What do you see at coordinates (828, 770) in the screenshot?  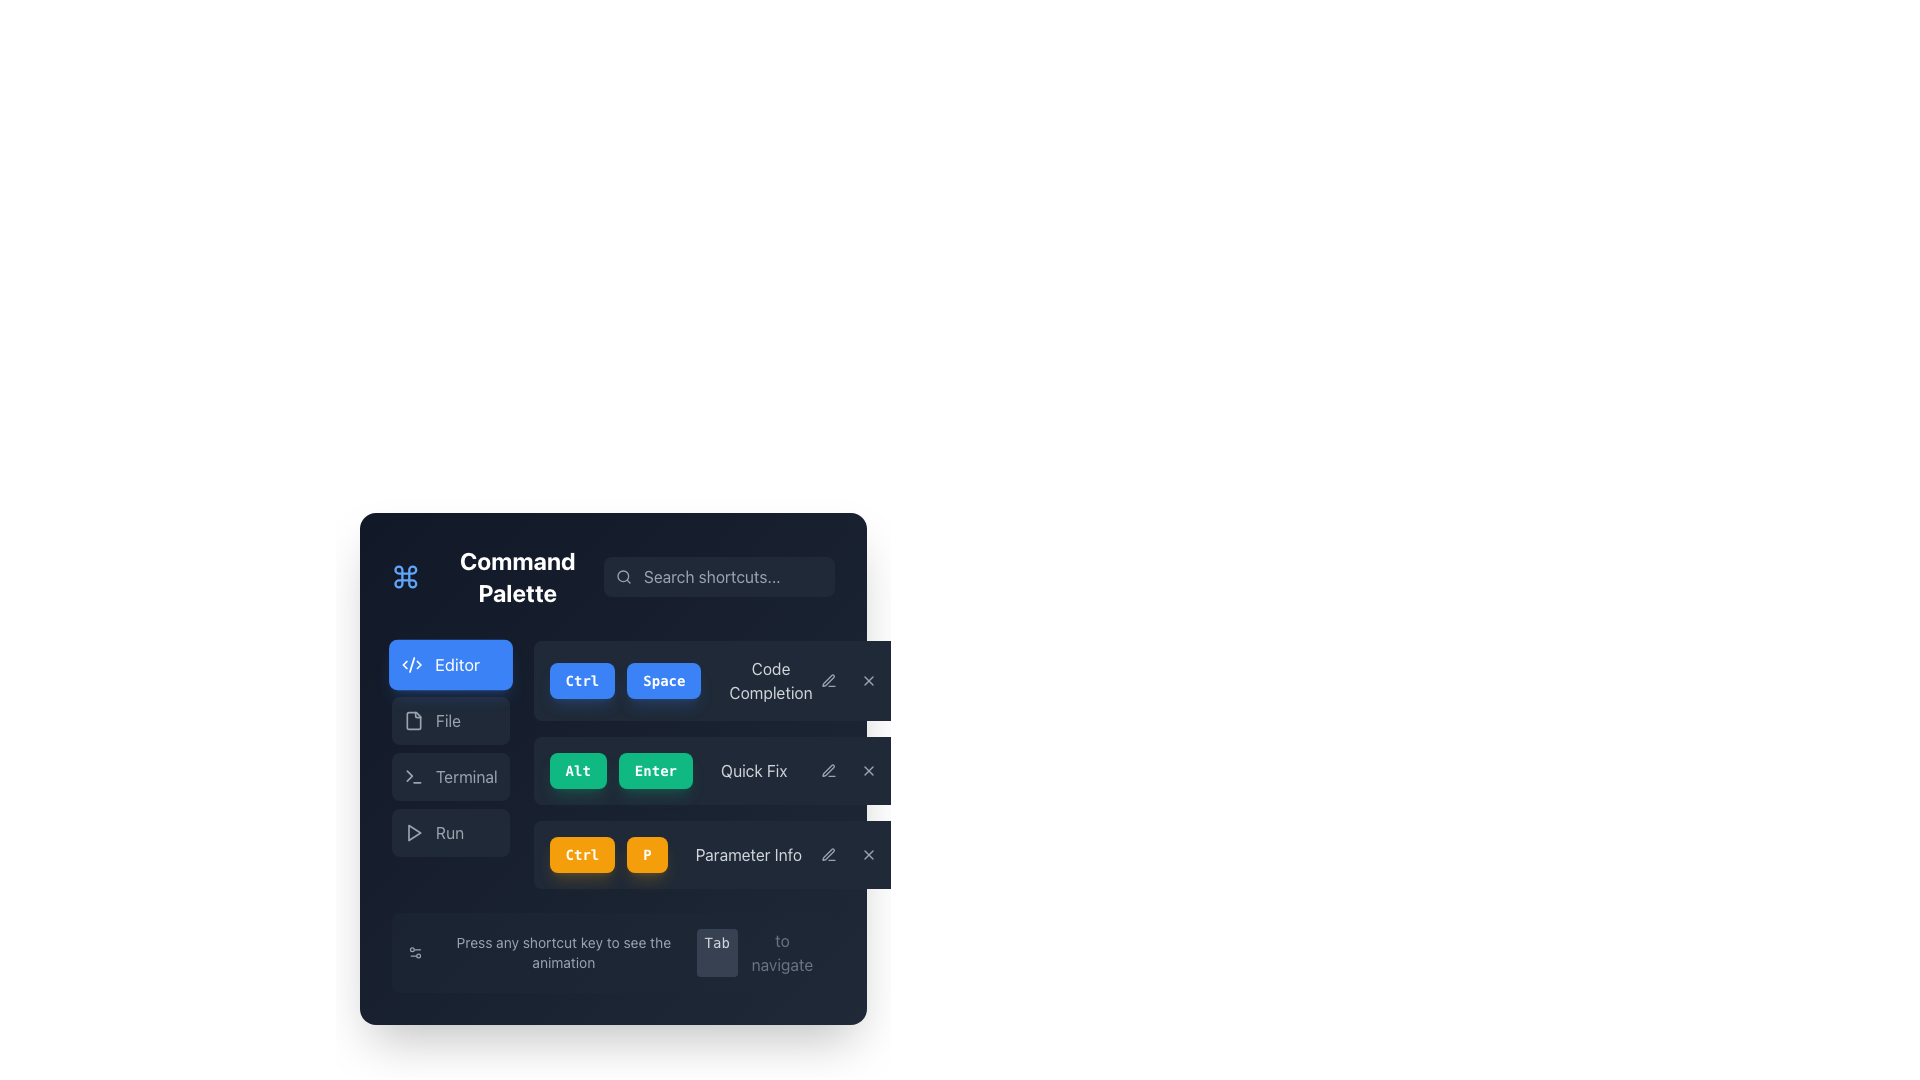 I see `the pencil-like icon in the horizontal menu bar` at bounding box center [828, 770].